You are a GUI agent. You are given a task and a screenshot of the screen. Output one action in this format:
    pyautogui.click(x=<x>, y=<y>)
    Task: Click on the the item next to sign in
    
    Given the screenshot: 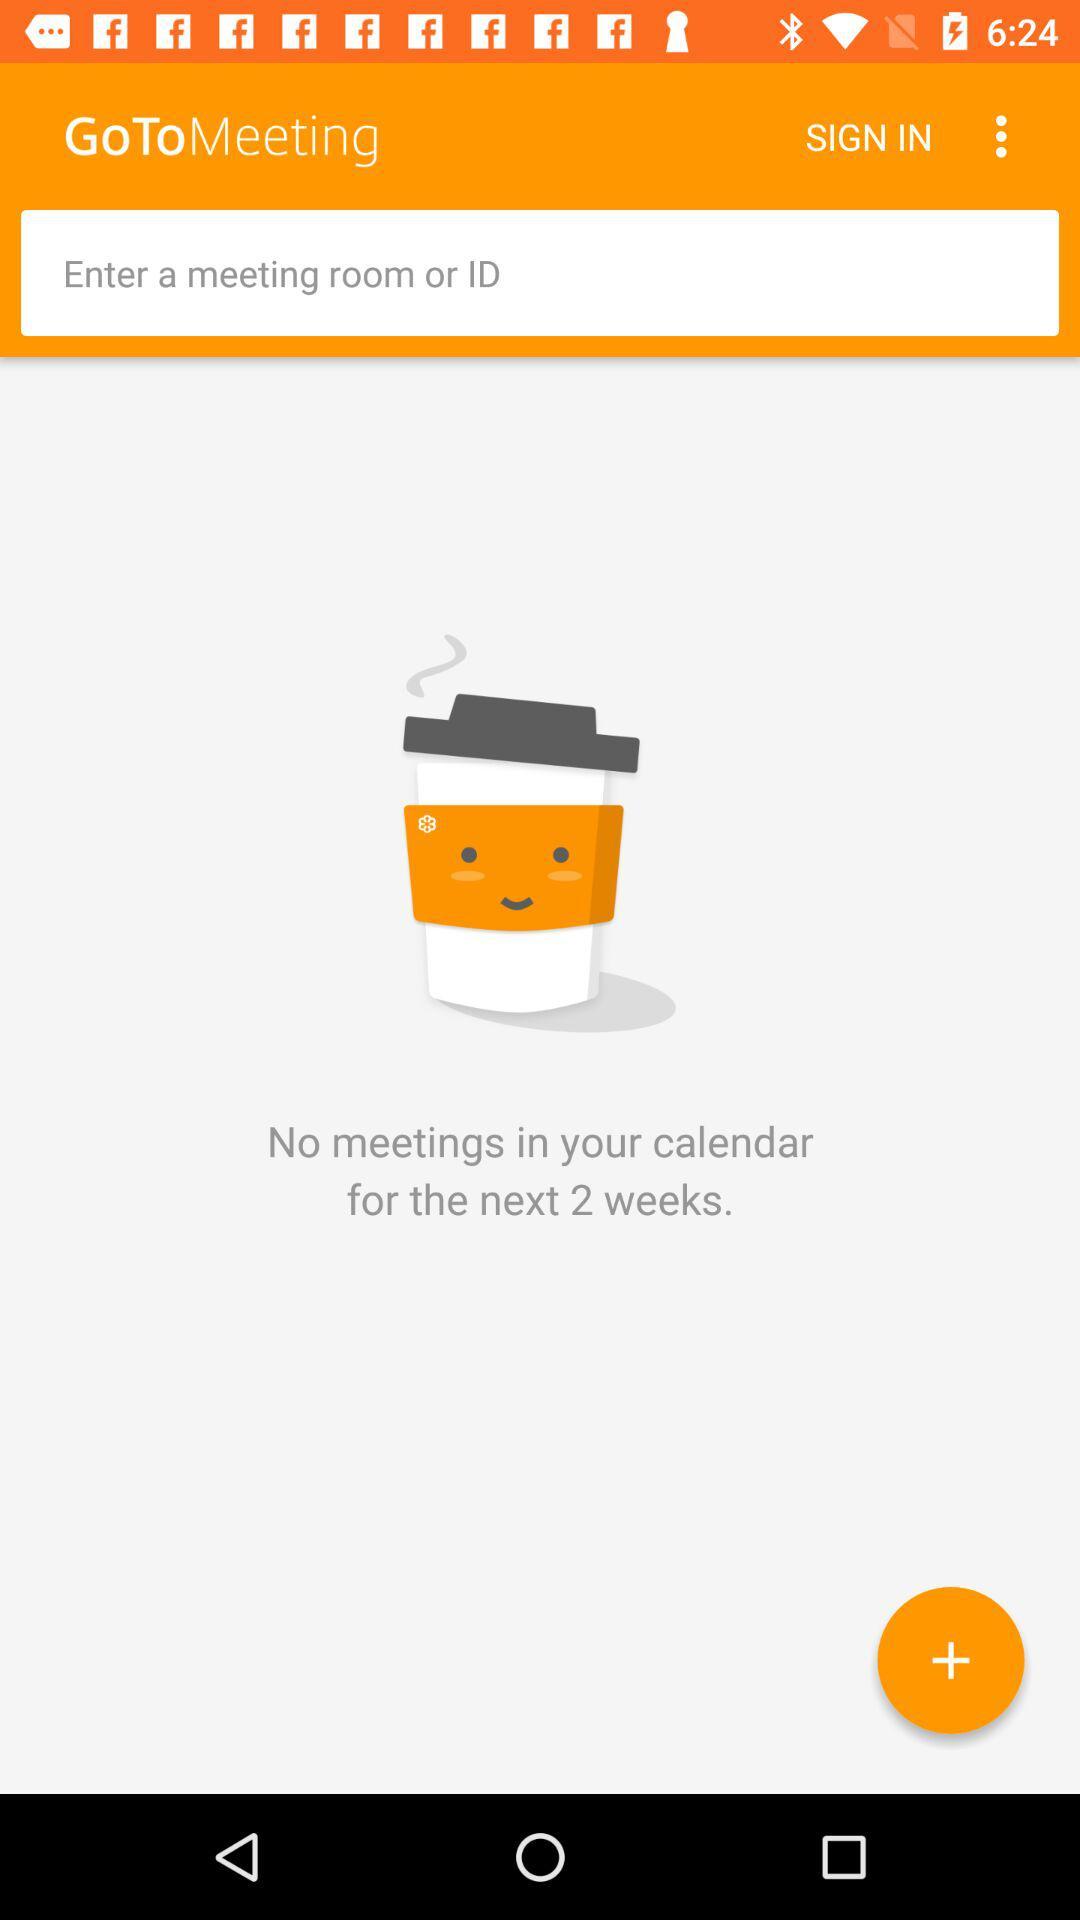 What is the action you would take?
    pyautogui.click(x=1006, y=135)
    